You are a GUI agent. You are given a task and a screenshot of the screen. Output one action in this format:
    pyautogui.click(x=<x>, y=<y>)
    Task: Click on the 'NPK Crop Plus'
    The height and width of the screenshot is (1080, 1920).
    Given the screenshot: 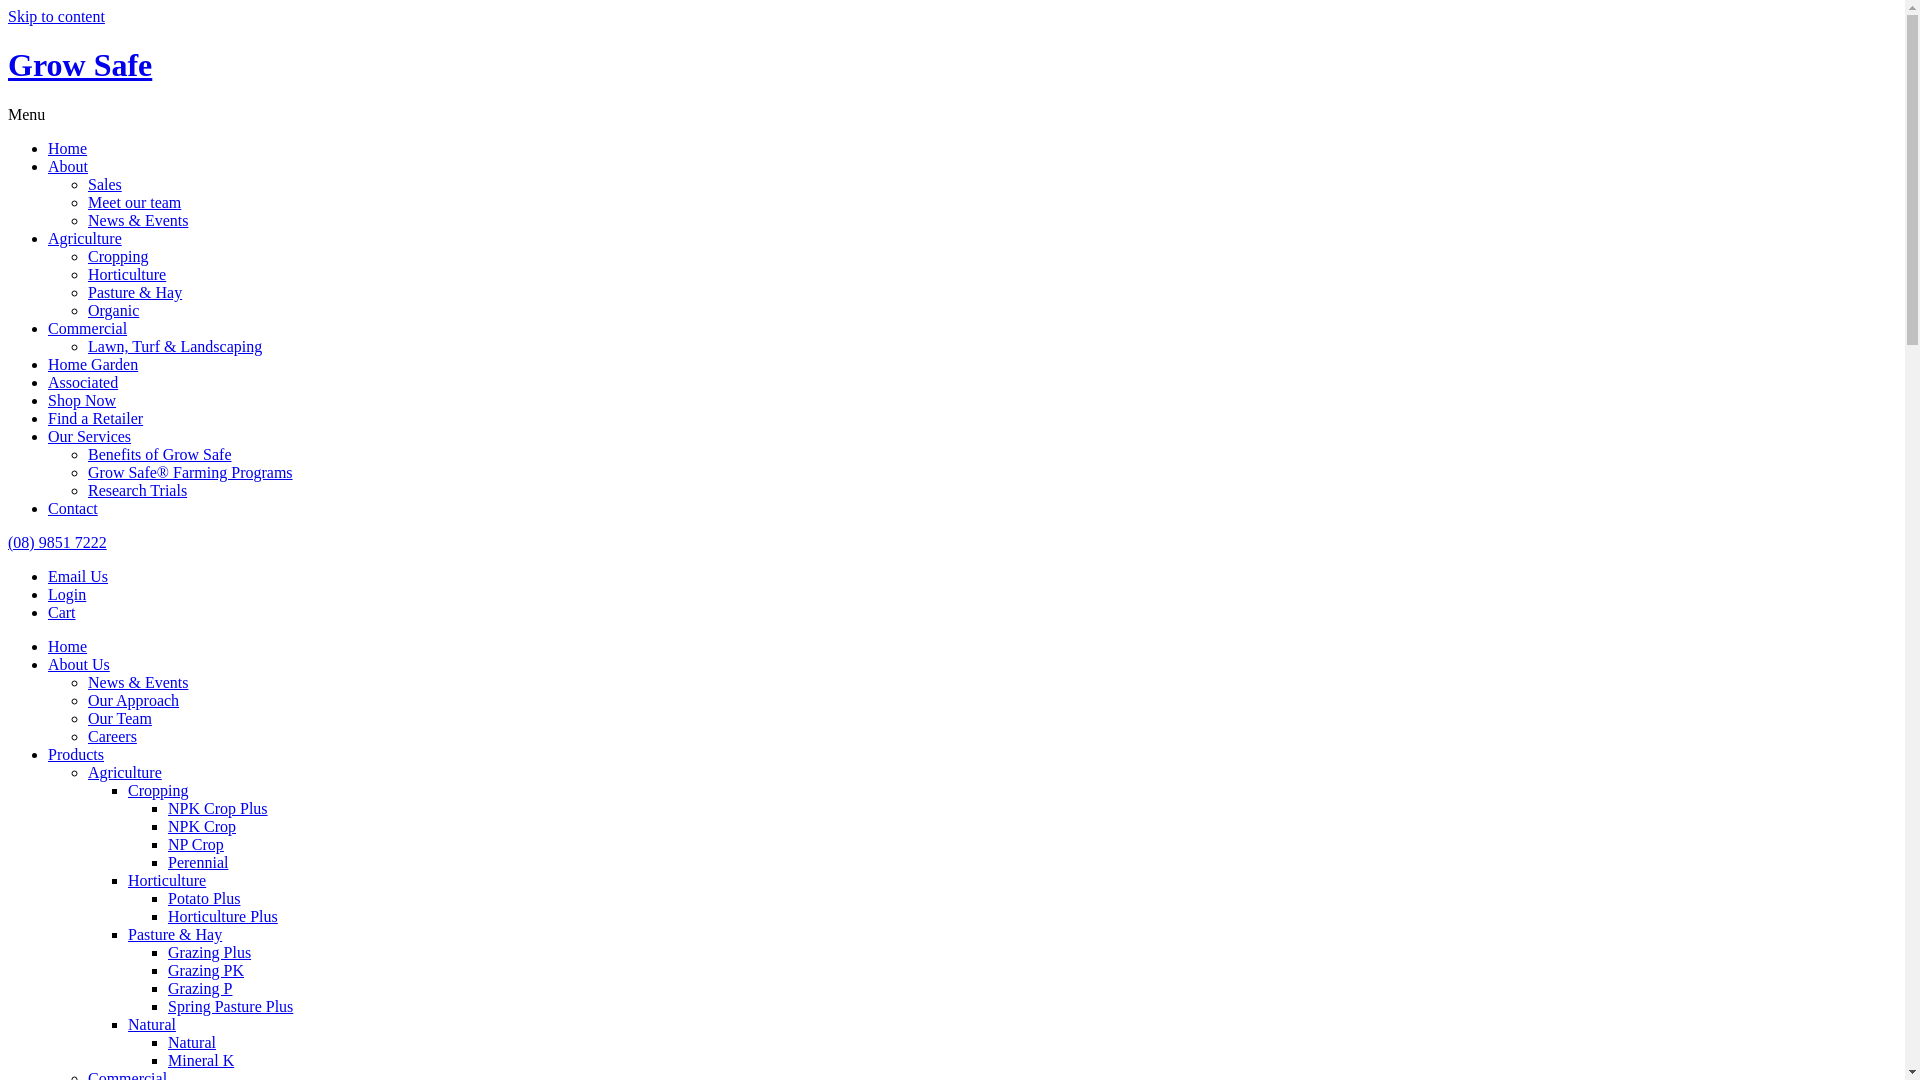 What is the action you would take?
    pyautogui.click(x=168, y=807)
    